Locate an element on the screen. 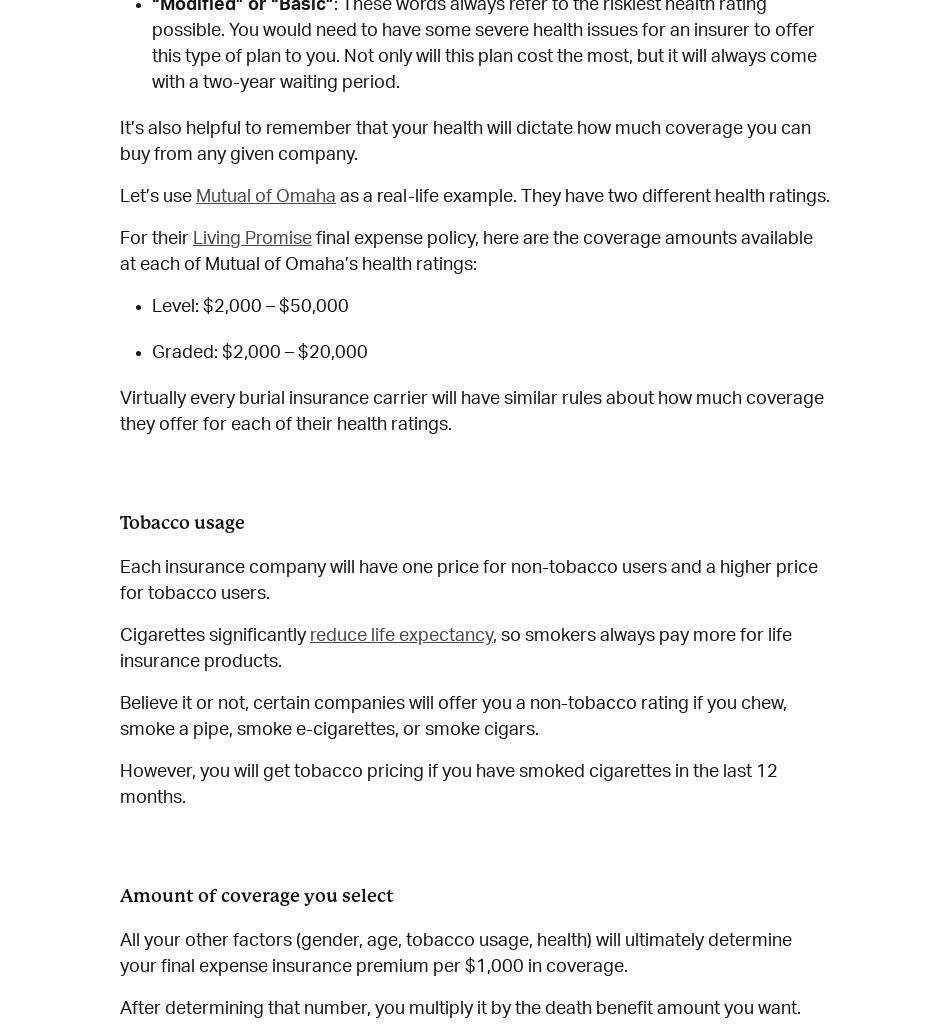 Image resolution: width=950 pixels, height=1034 pixels. 'Each insurance company will have one price for non-tobacco users and a higher price for tobacco users.' is located at coordinates (468, 581).